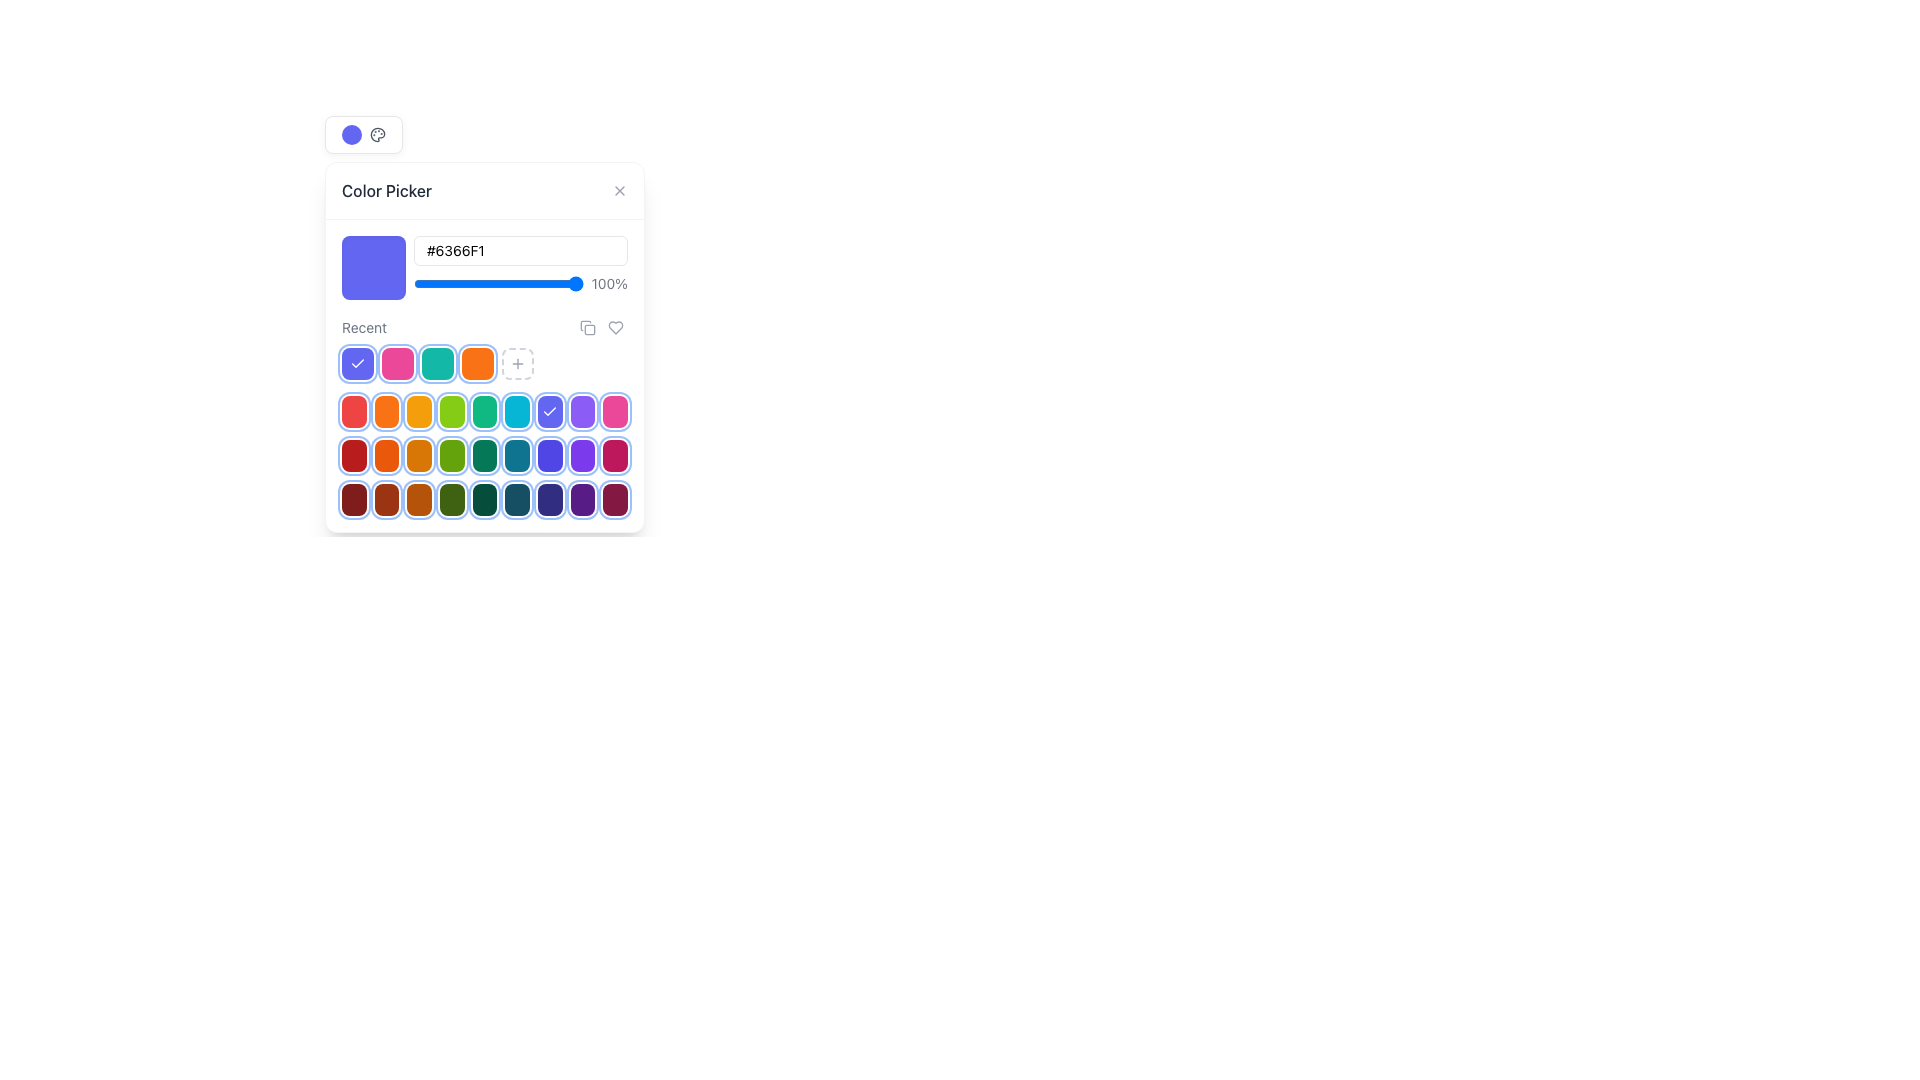 This screenshot has width=1920, height=1080. Describe the element at coordinates (618, 191) in the screenshot. I see `the close button located at the top-right corner of the 'Color Picker' interface` at that location.